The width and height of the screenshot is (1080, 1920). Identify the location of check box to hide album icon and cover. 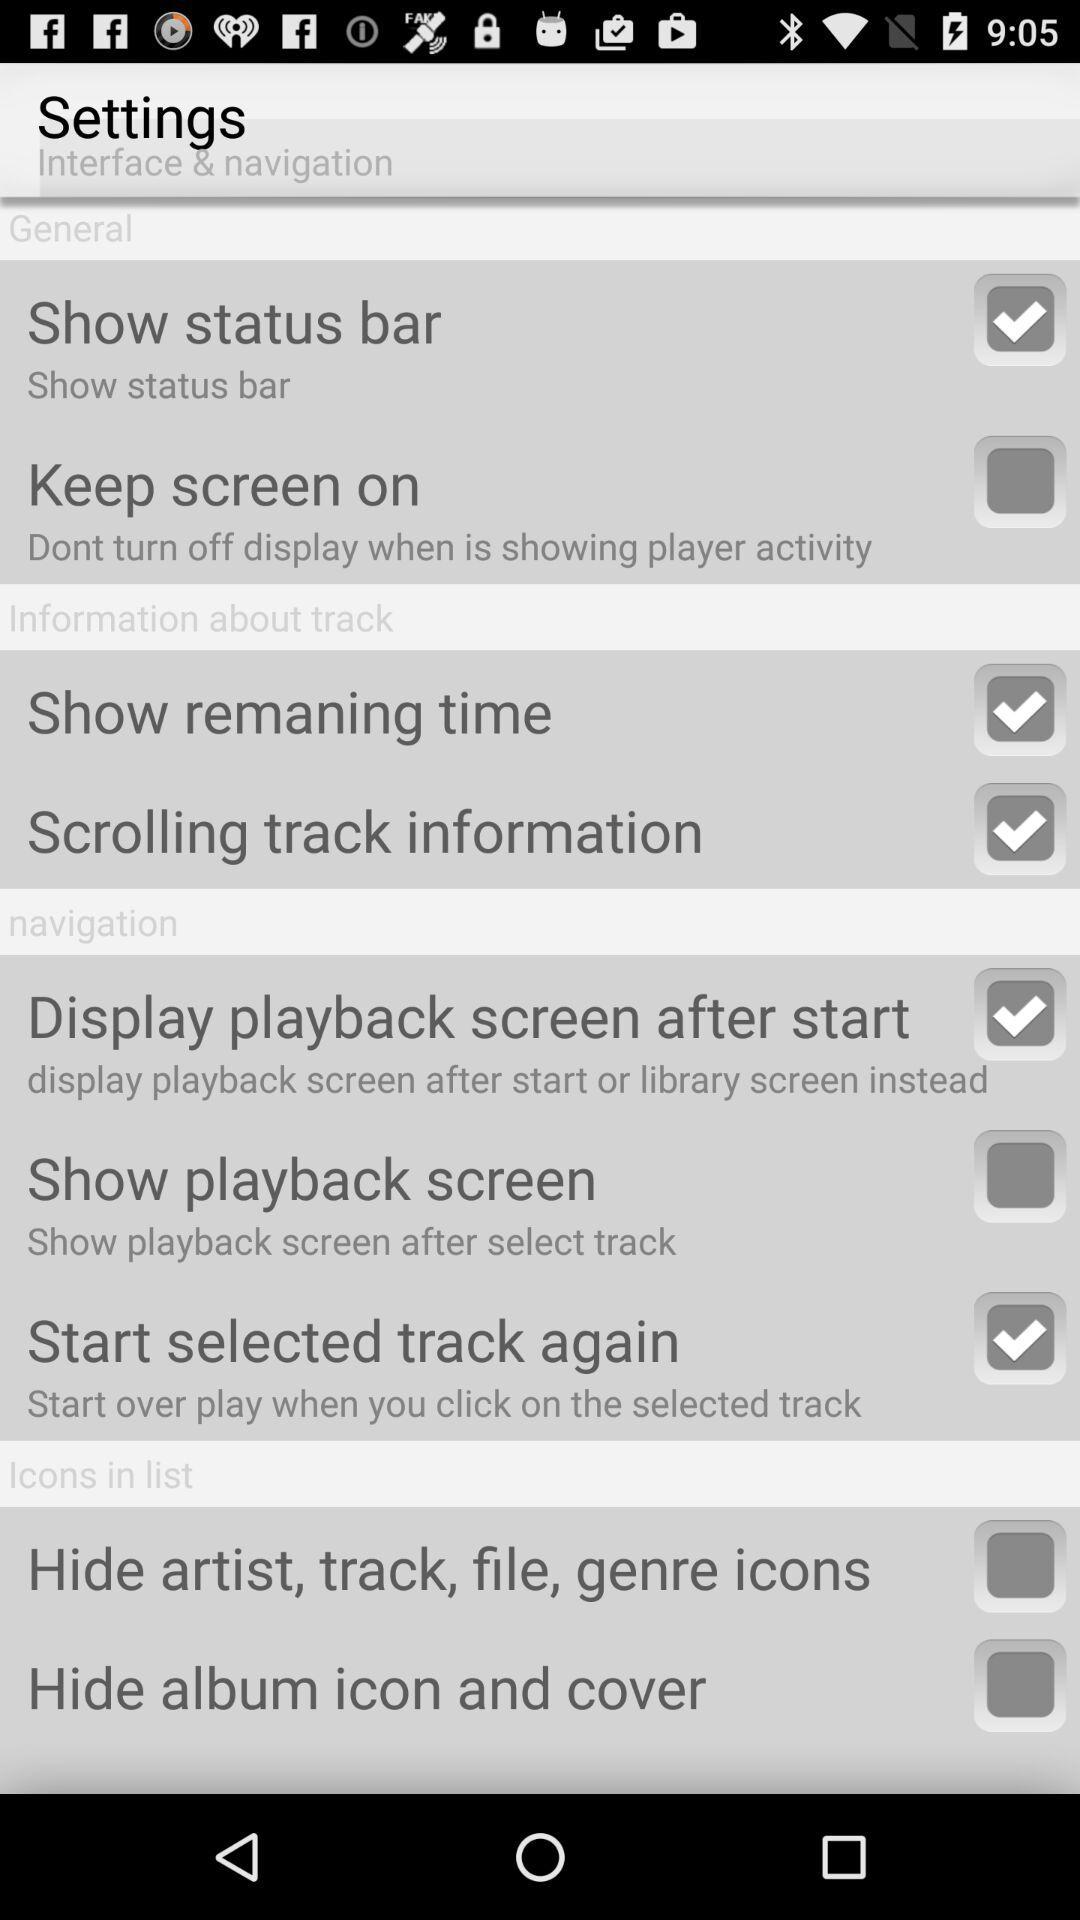
(1020, 1684).